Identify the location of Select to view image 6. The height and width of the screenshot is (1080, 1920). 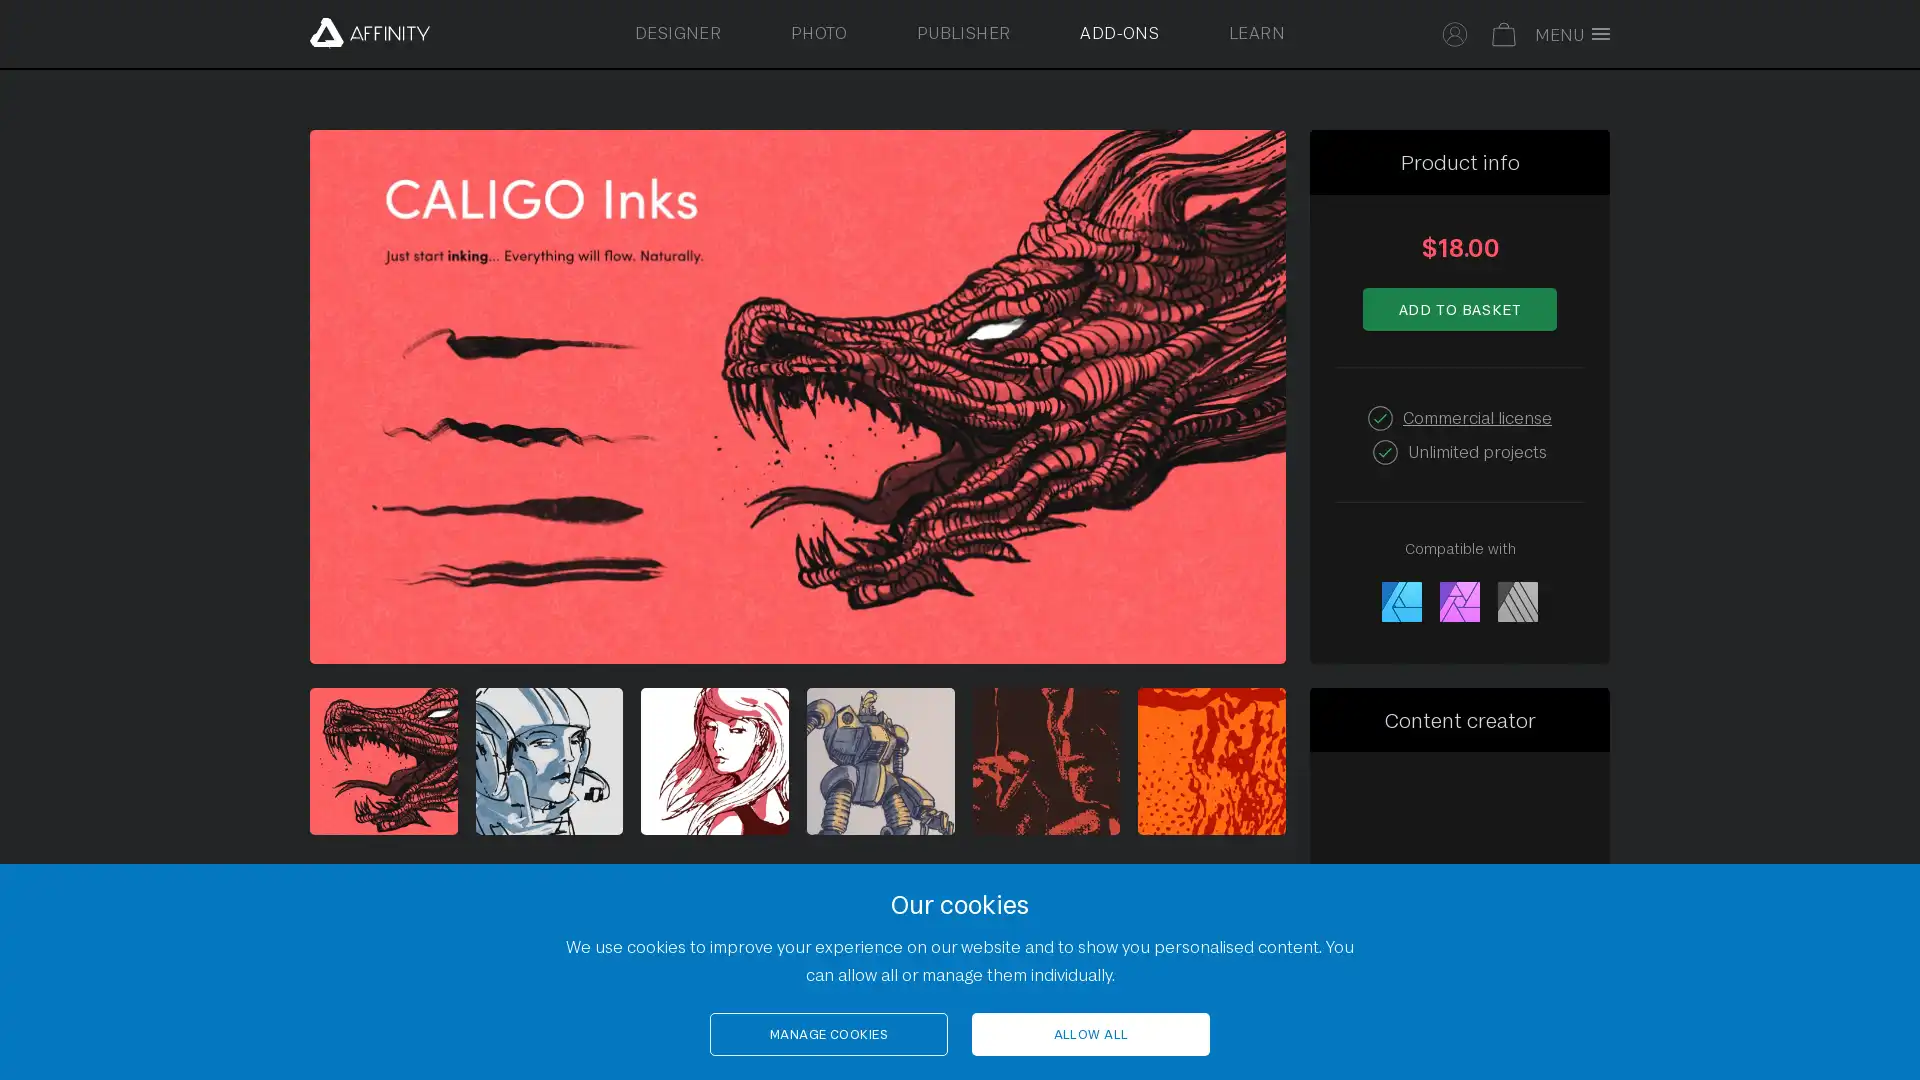
(1210, 760).